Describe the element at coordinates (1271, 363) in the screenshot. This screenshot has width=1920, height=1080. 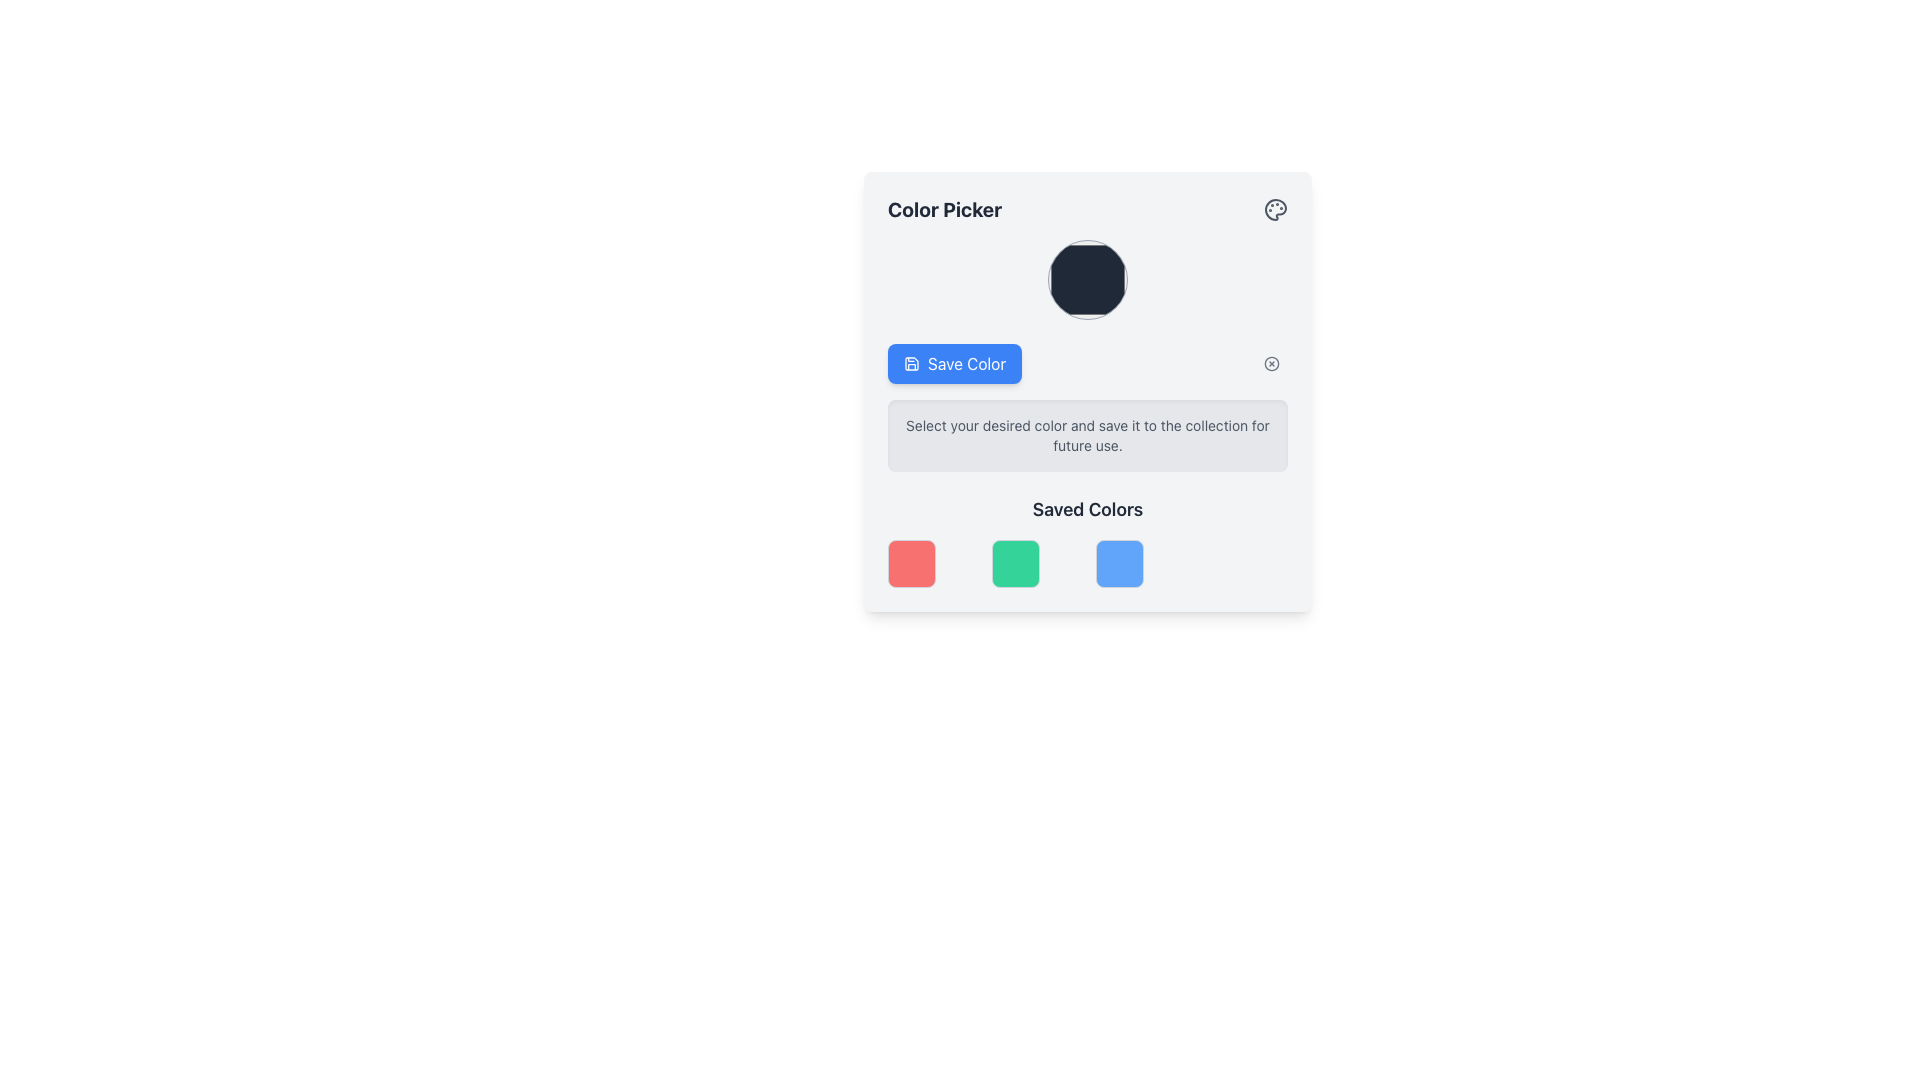
I see `the button located to the right of the 'Save Color' button, which functions to close or dismiss the 'Save Color' section` at that location.